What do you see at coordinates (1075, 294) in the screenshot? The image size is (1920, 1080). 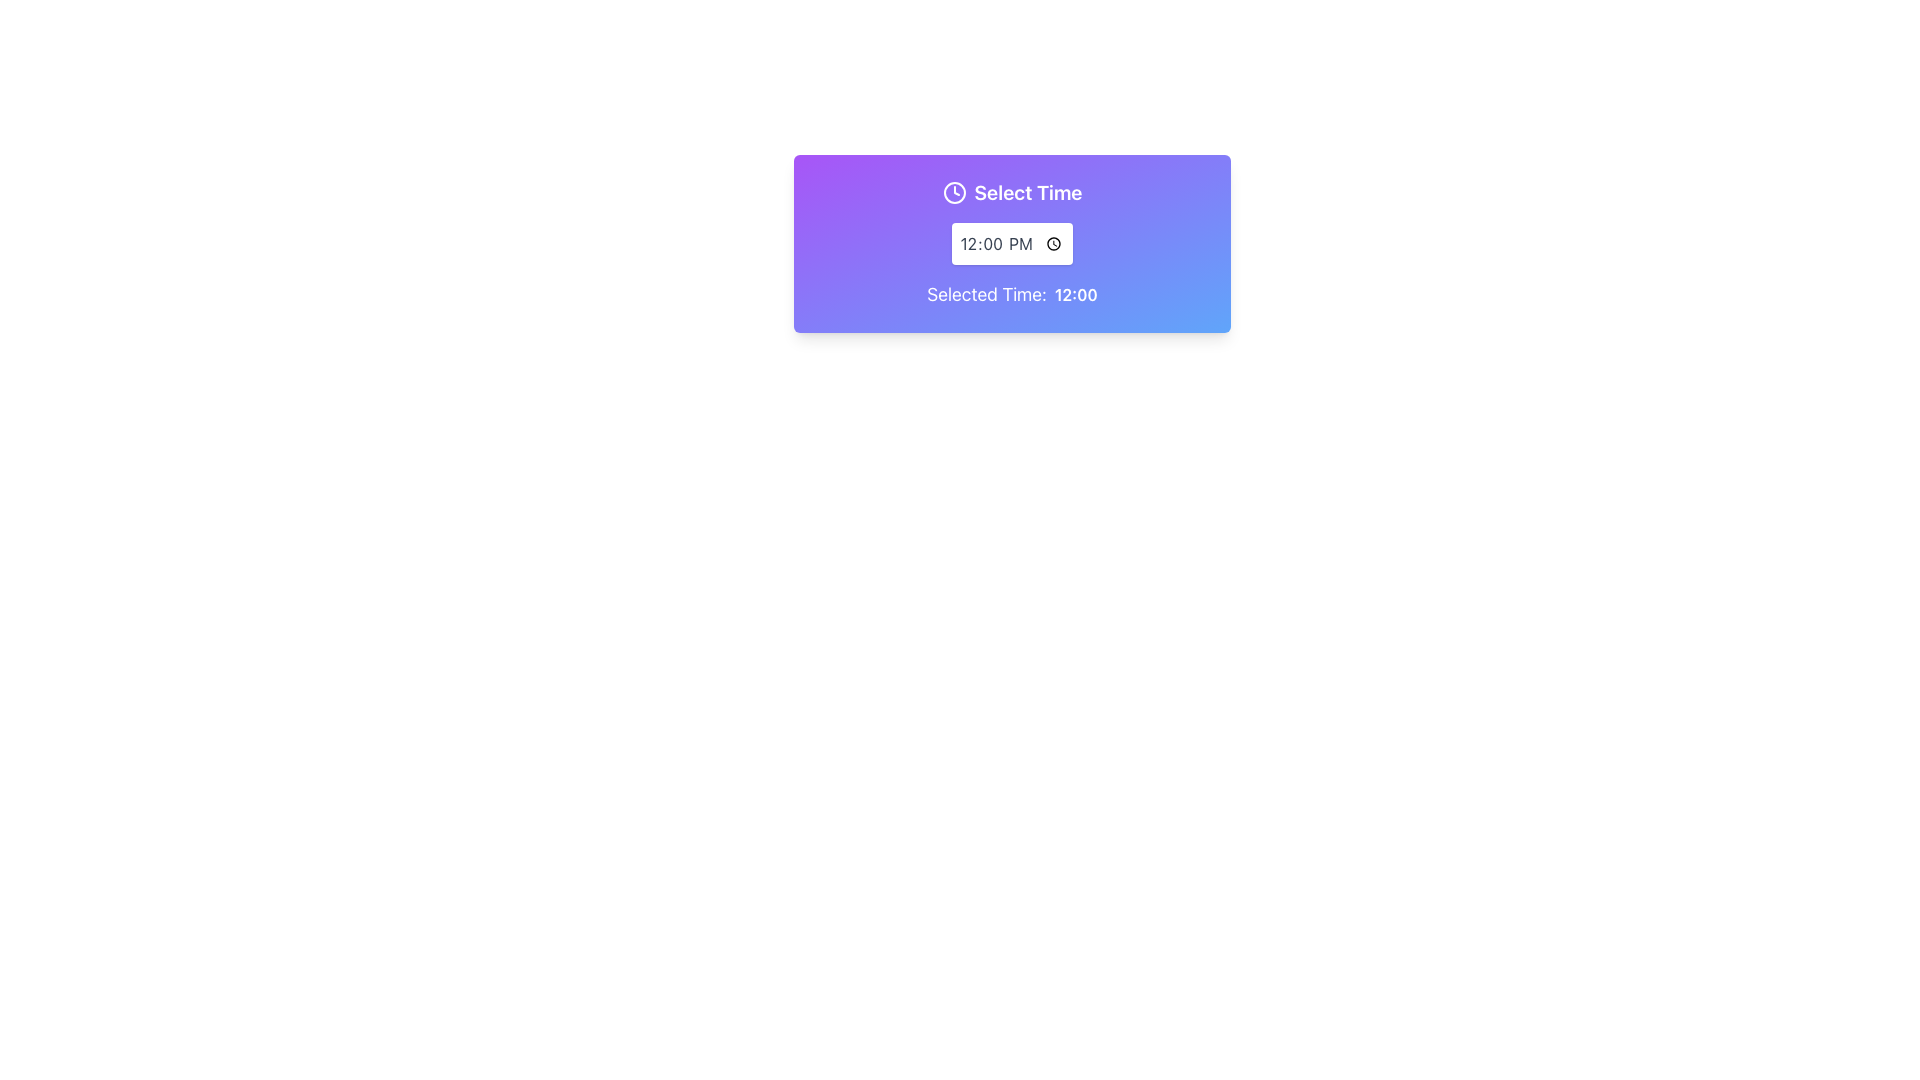 I see `the text label displaying the time '12:00', which is styled in bold and located to the immediate right of 'Selected Time:' on a purple background` at bounding box center [1075, 294].